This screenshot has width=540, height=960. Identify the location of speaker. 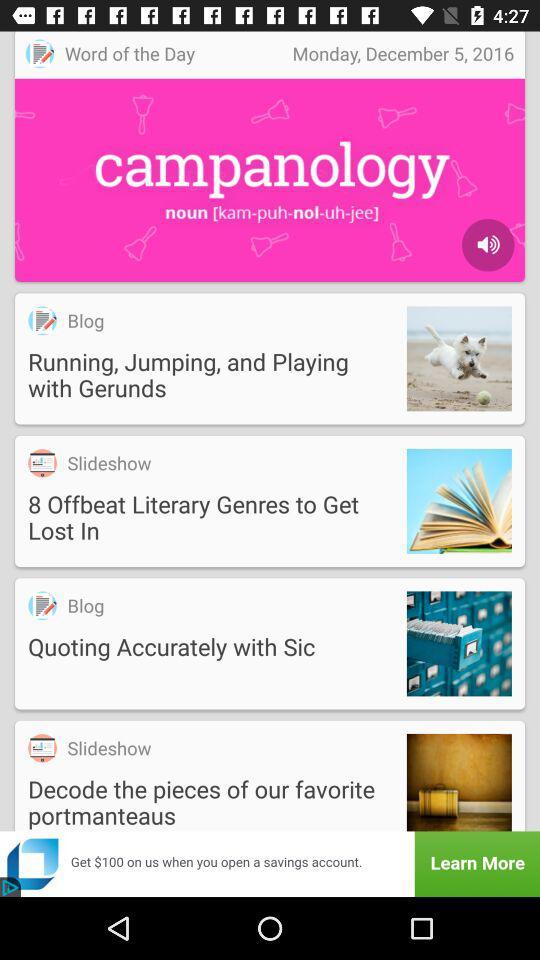
(487, 244).